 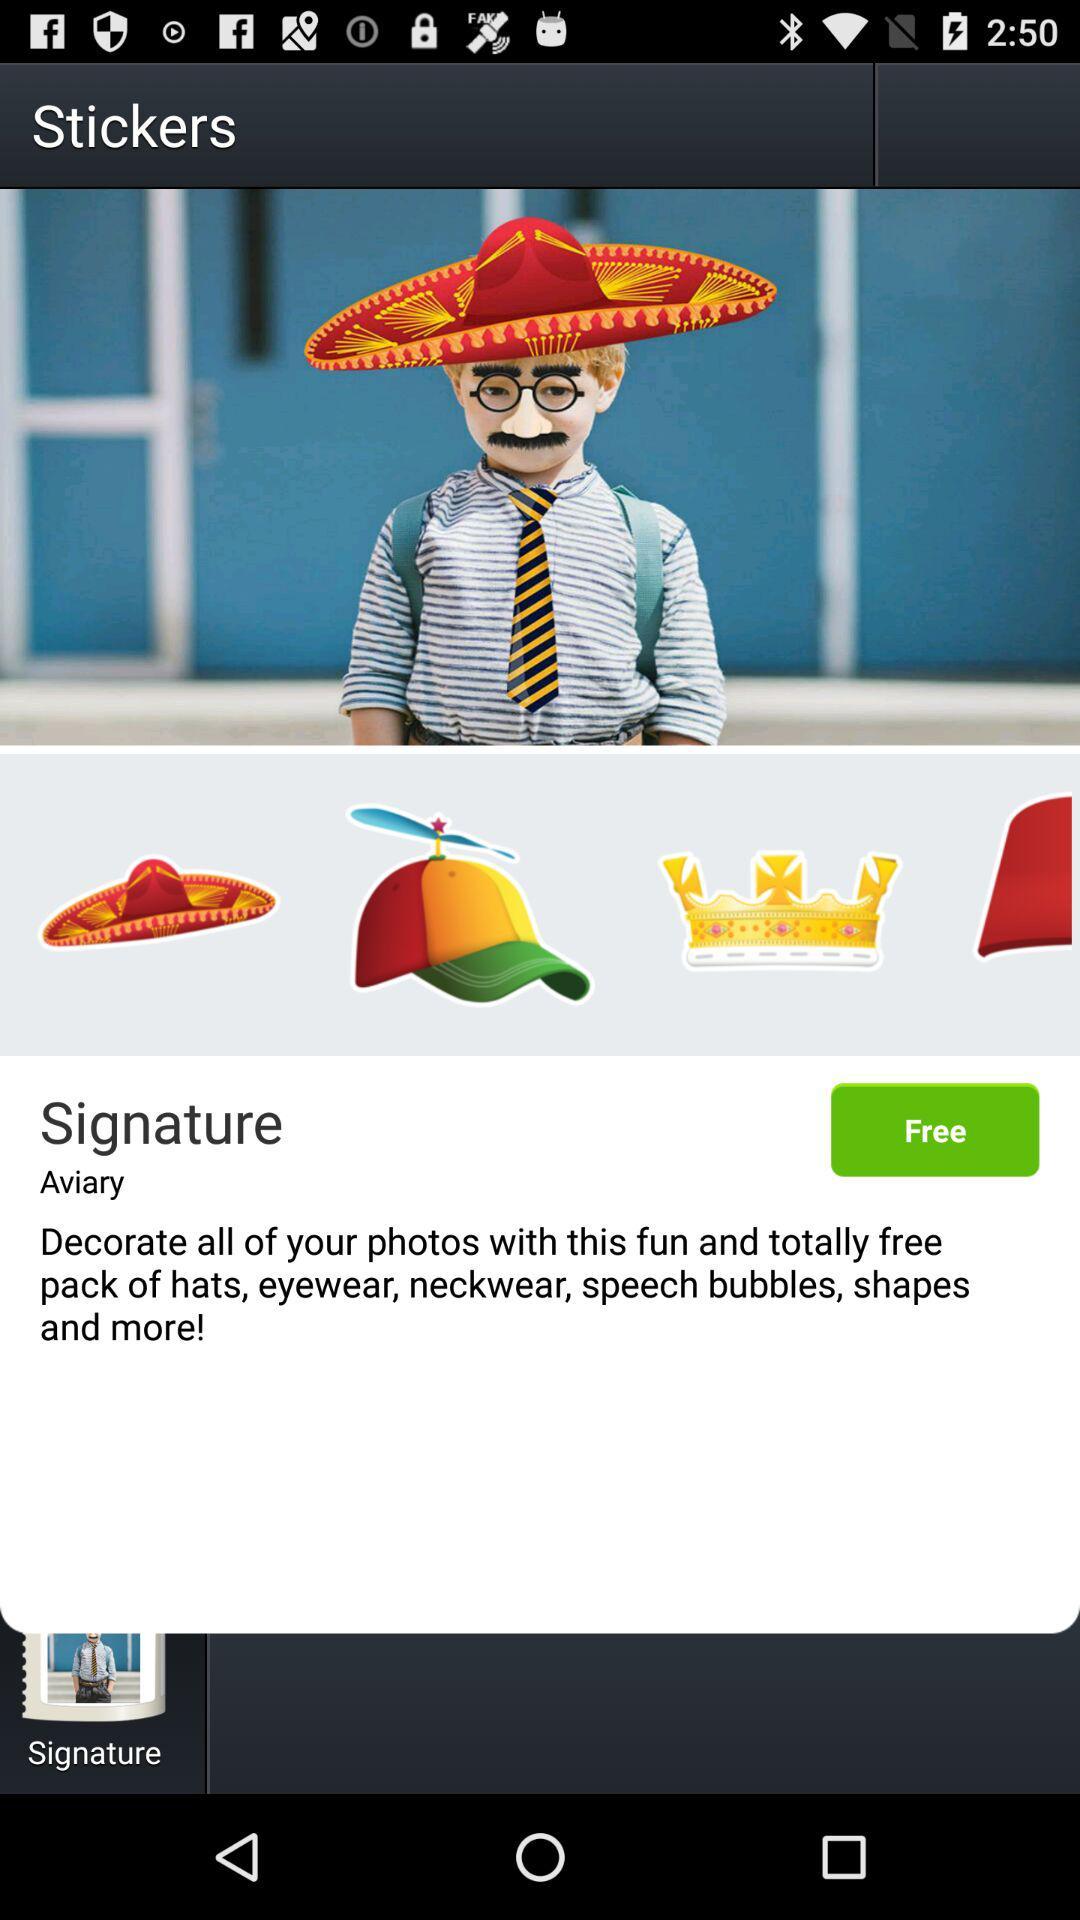 I want to click on icon at the bottom left corner, so click(x=95, y=1646).